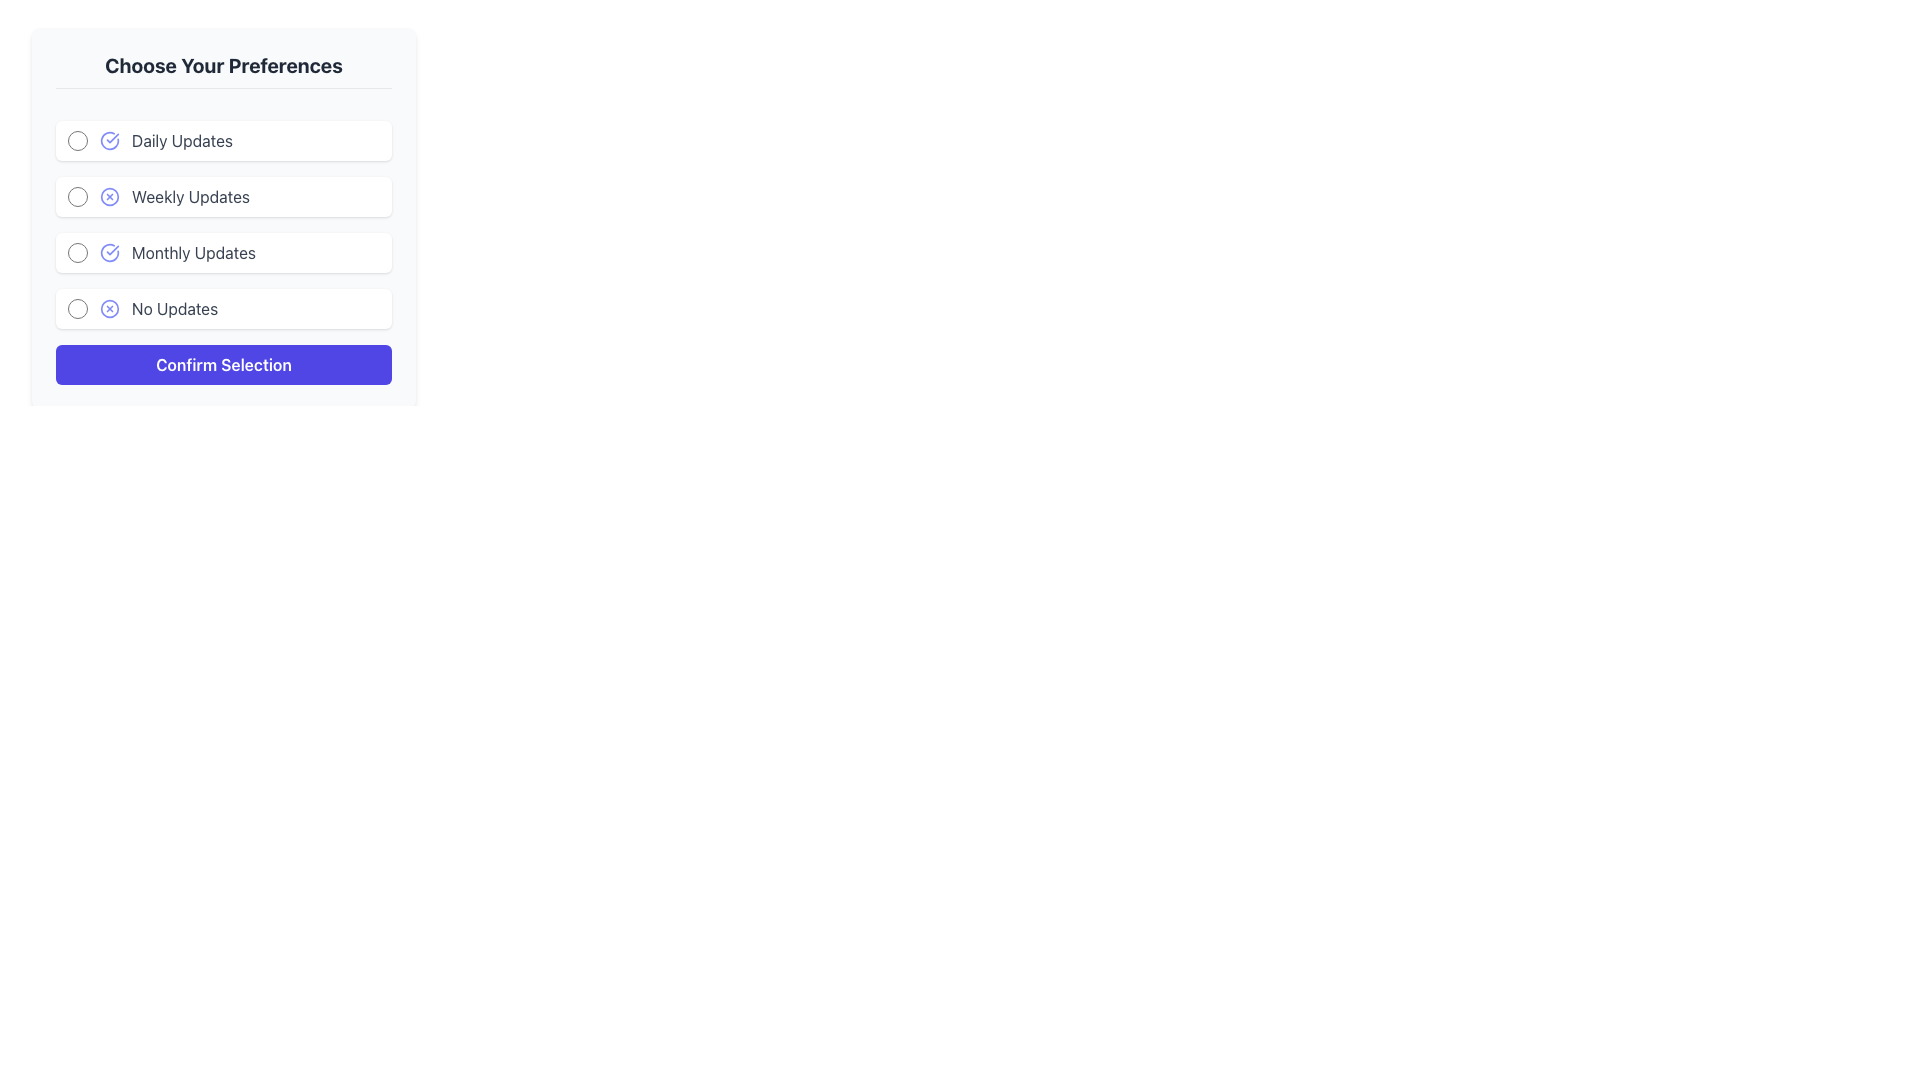  I want to click on the static text label displaying 'Daily Updates', which is medium-weight, gray-colored, and emphasized within a white background, located in the first row of a vertical list under 'Choose Your Preferences', so click(182, 140).